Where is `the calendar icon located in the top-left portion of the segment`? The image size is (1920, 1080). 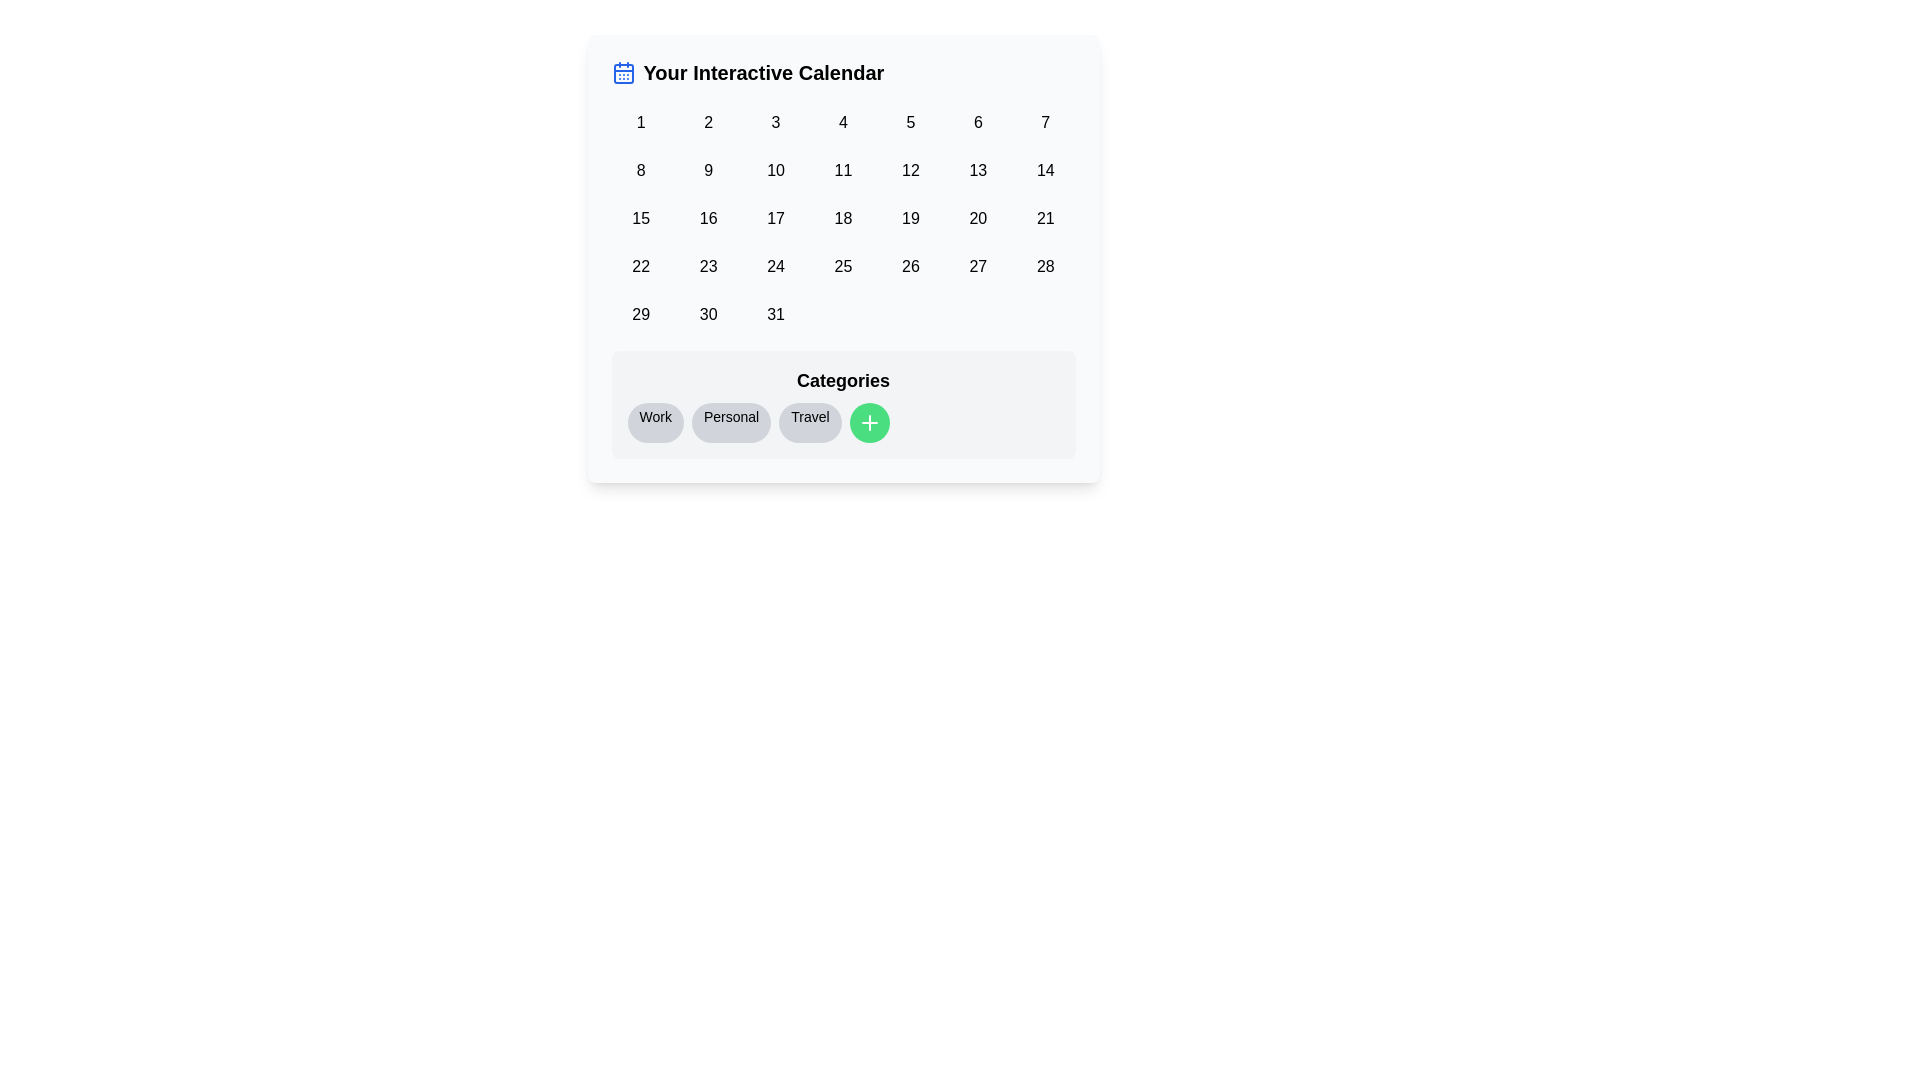 the calendar icon located in the top-left portion of the segment is located at coordinates (622, 72).